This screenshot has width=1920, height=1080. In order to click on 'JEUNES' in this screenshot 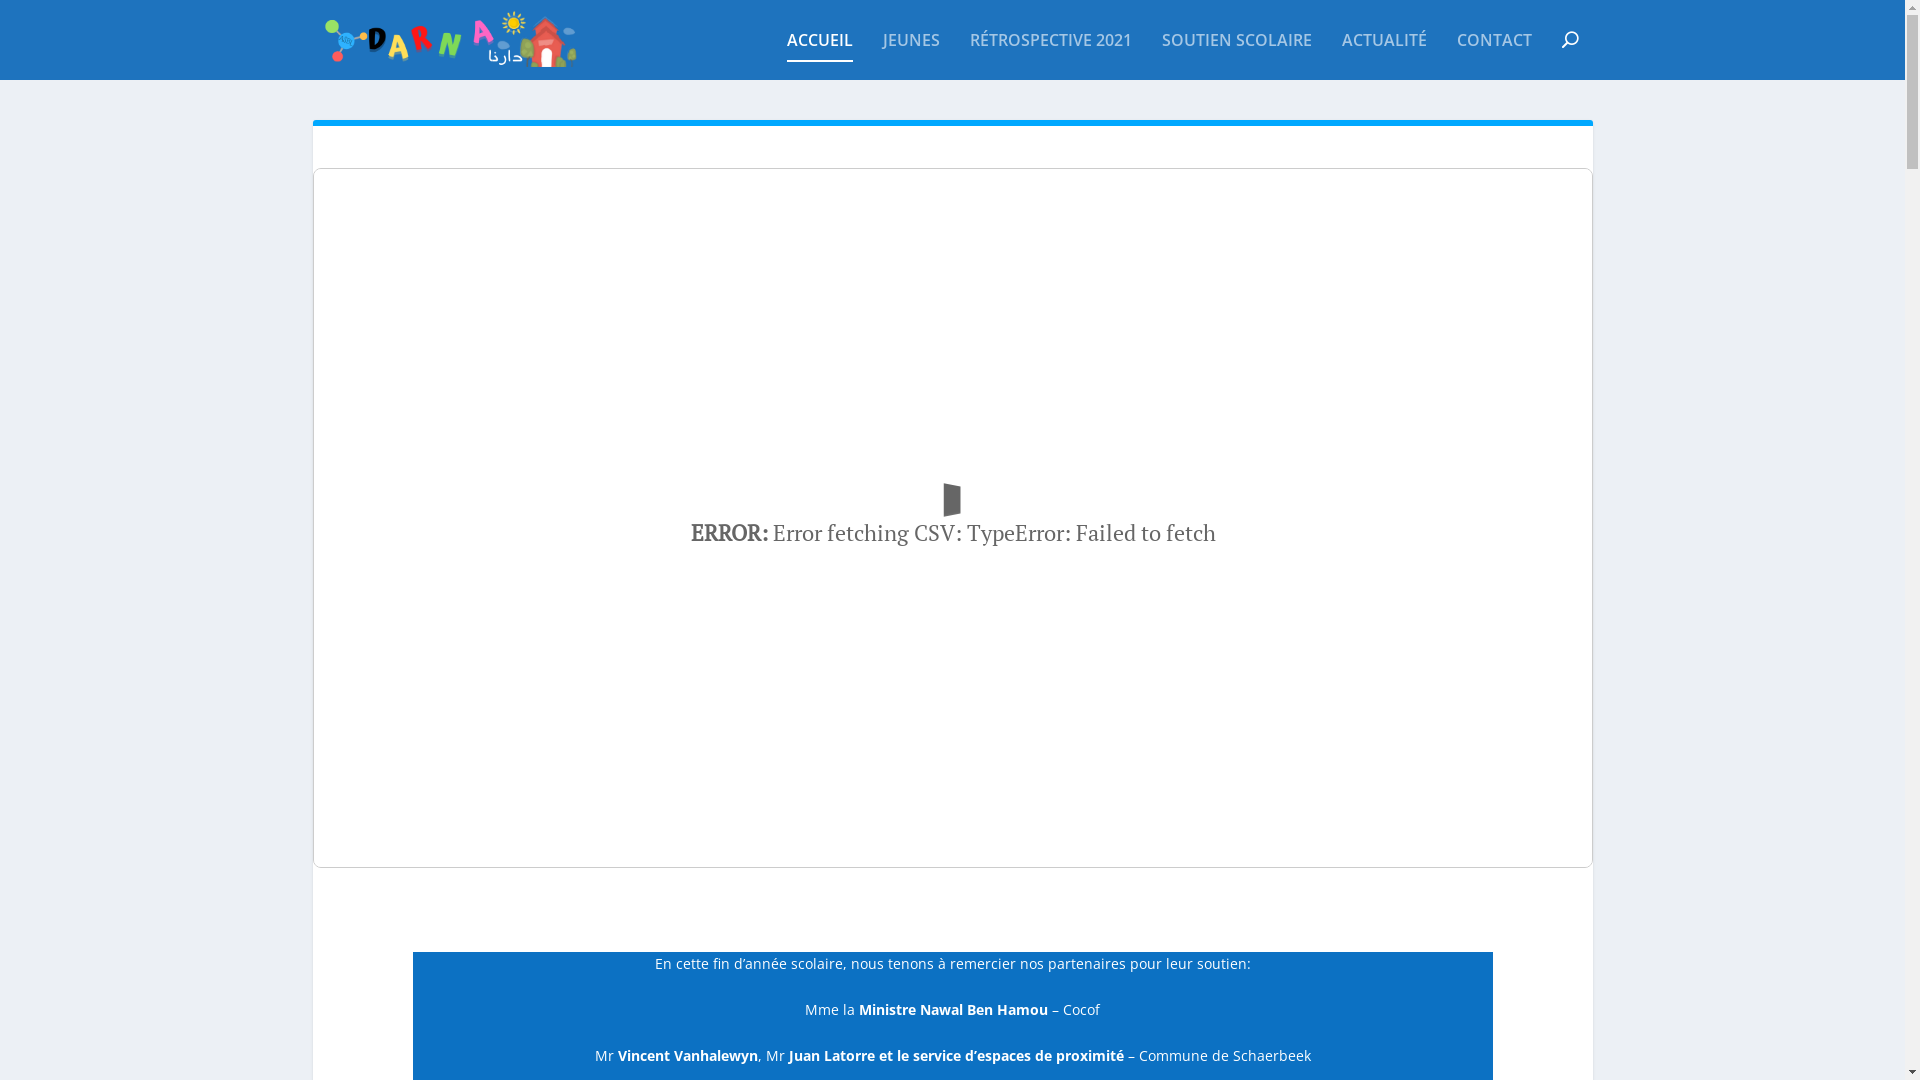, I will do `click(909, 55)`.